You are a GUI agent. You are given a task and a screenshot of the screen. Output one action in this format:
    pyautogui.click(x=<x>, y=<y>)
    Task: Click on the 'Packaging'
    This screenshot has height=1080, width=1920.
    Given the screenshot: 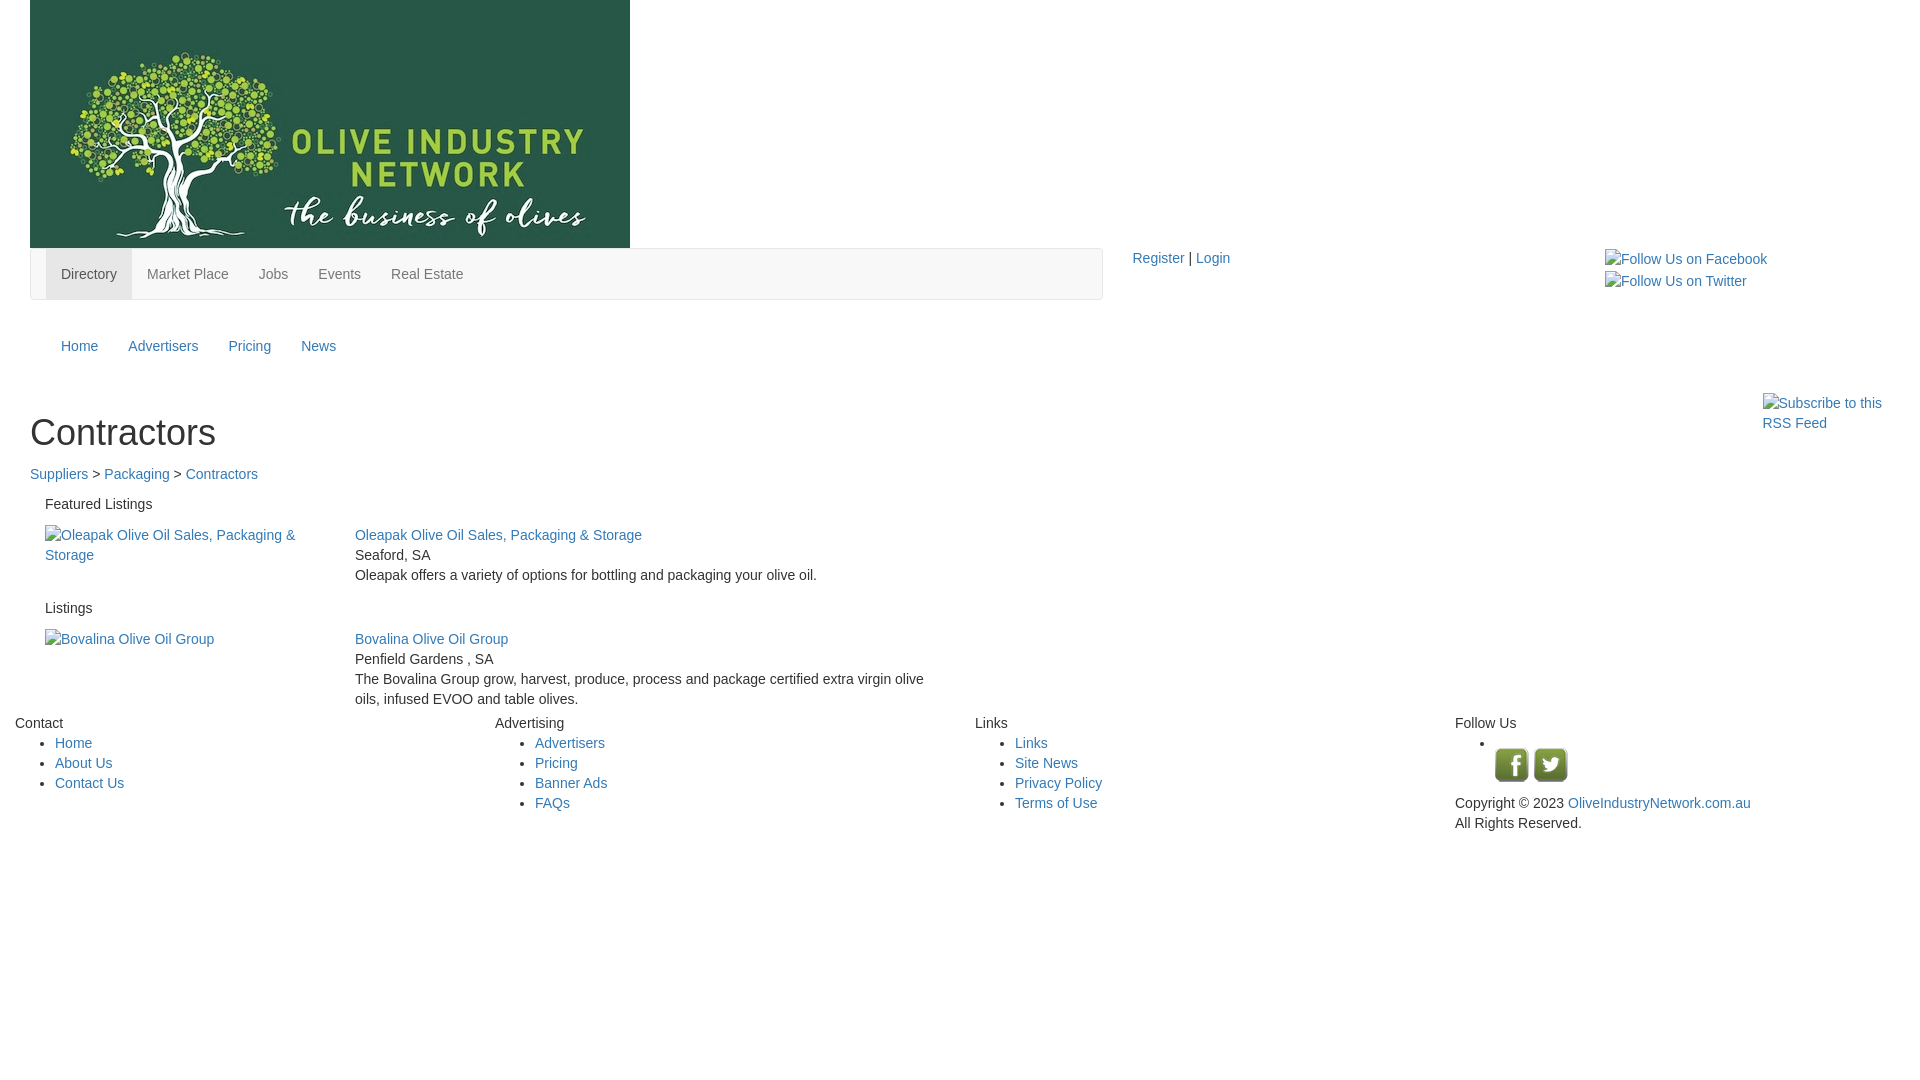 What is the action you would take?
    pyautogui.click(x=135, y=474)
    